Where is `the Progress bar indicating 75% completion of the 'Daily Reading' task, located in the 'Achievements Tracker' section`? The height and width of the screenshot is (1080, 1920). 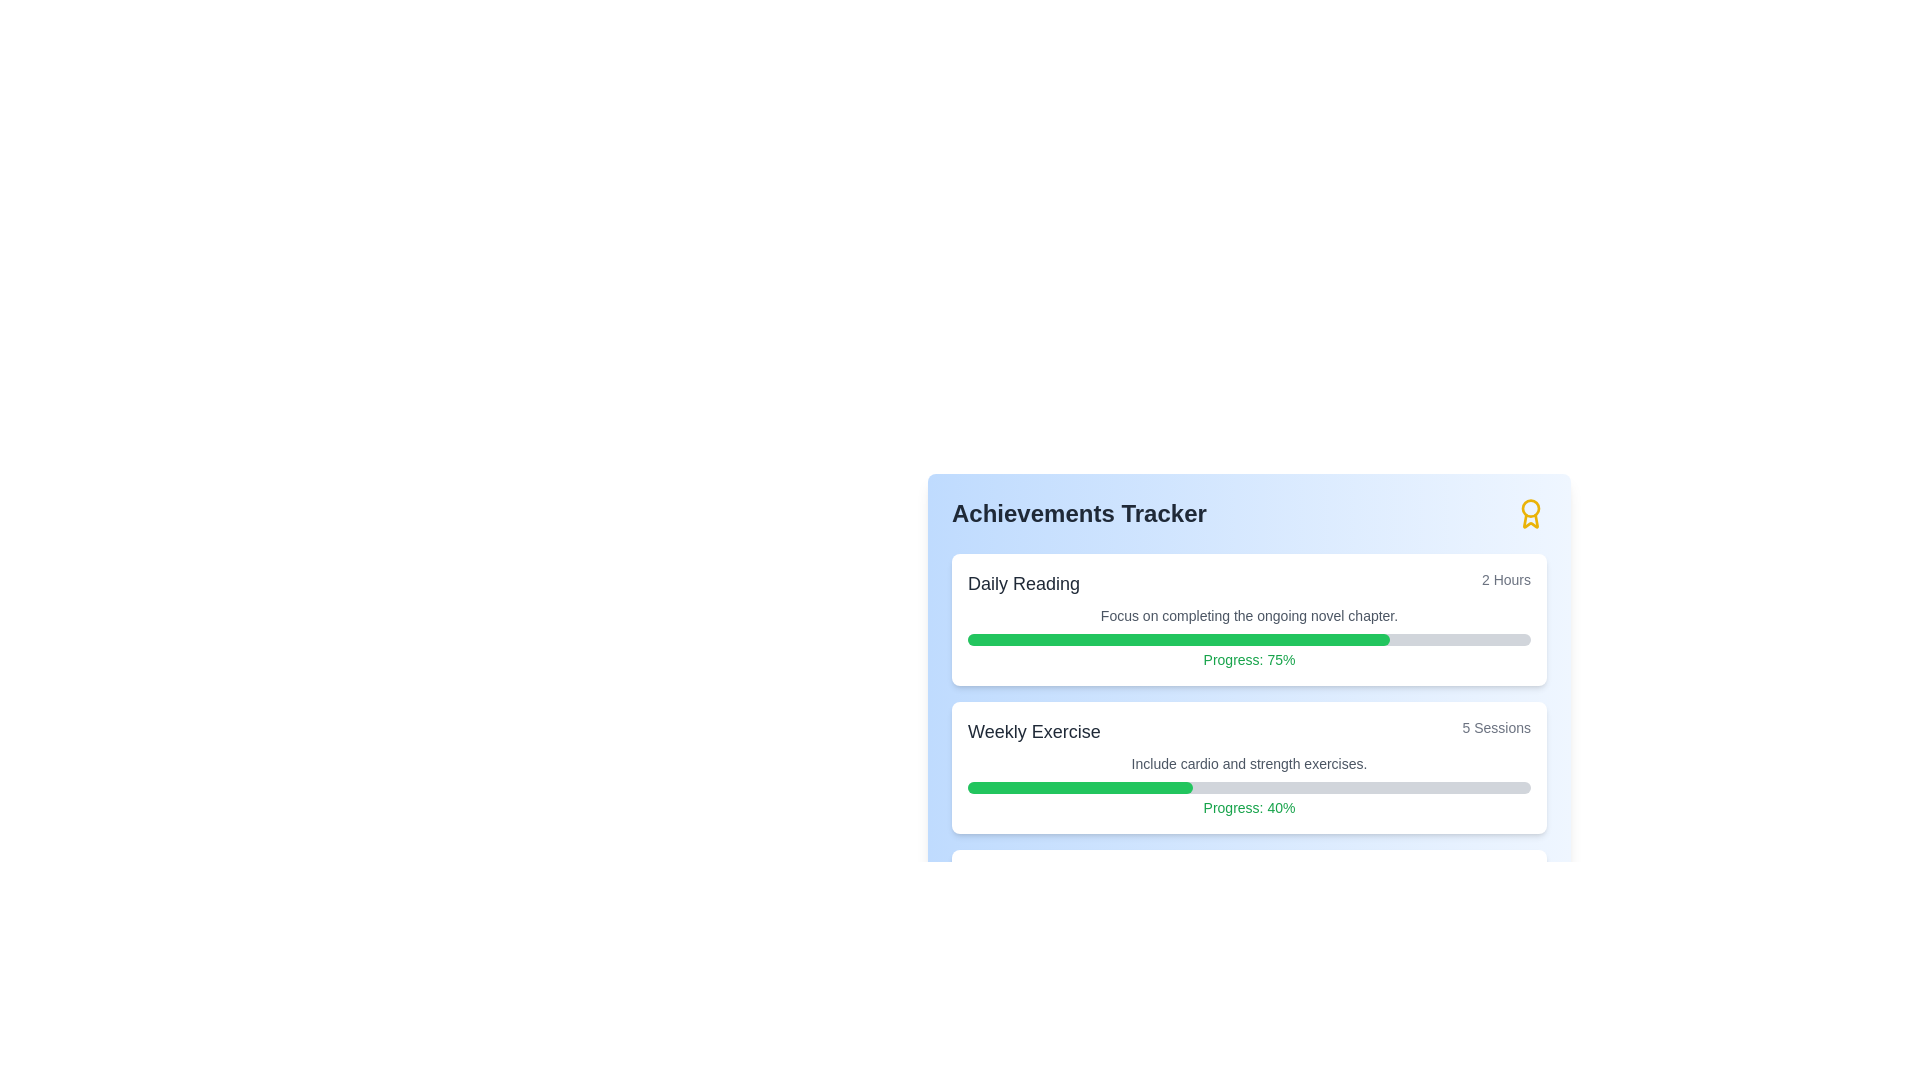
the Progress bar indicating 75% completion of the 'Daily Reading' task, located in the 'Achievements Tracker' section is located at coordinates (1179, 640).